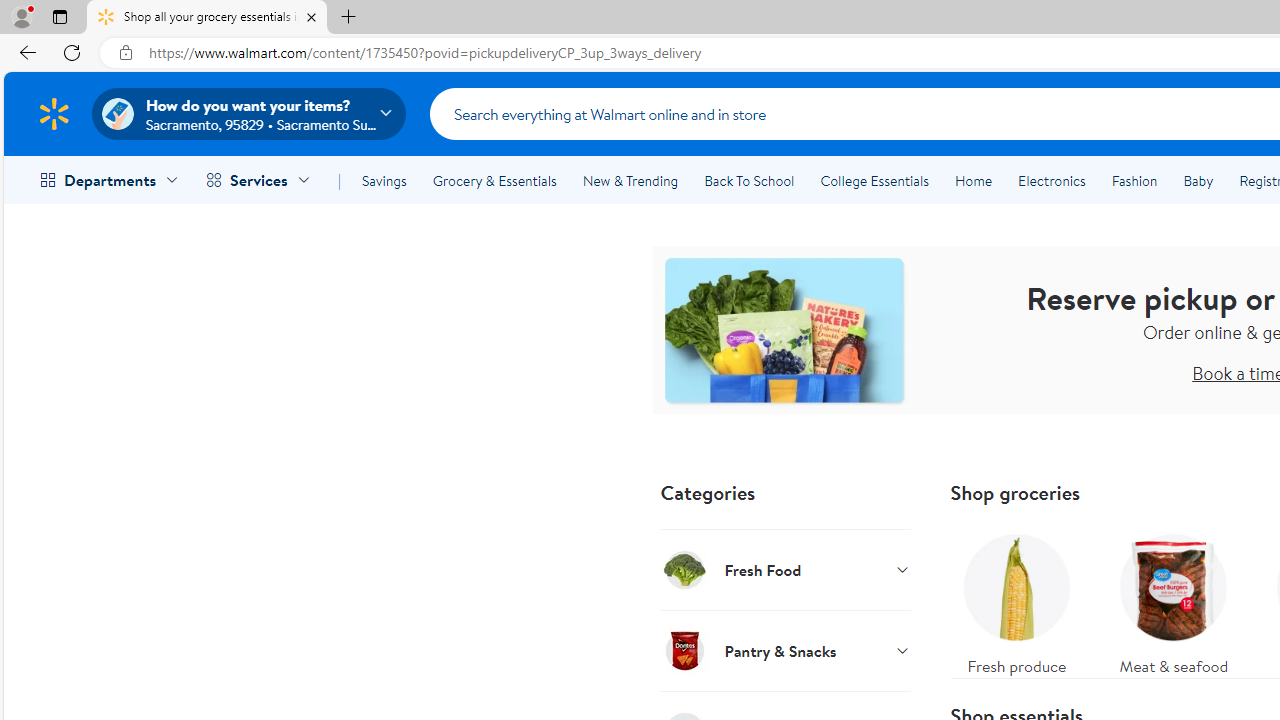  Describe the element at coordinates (1173, 598) in the screenshot. I see `'Meat & seafood'` at that location.